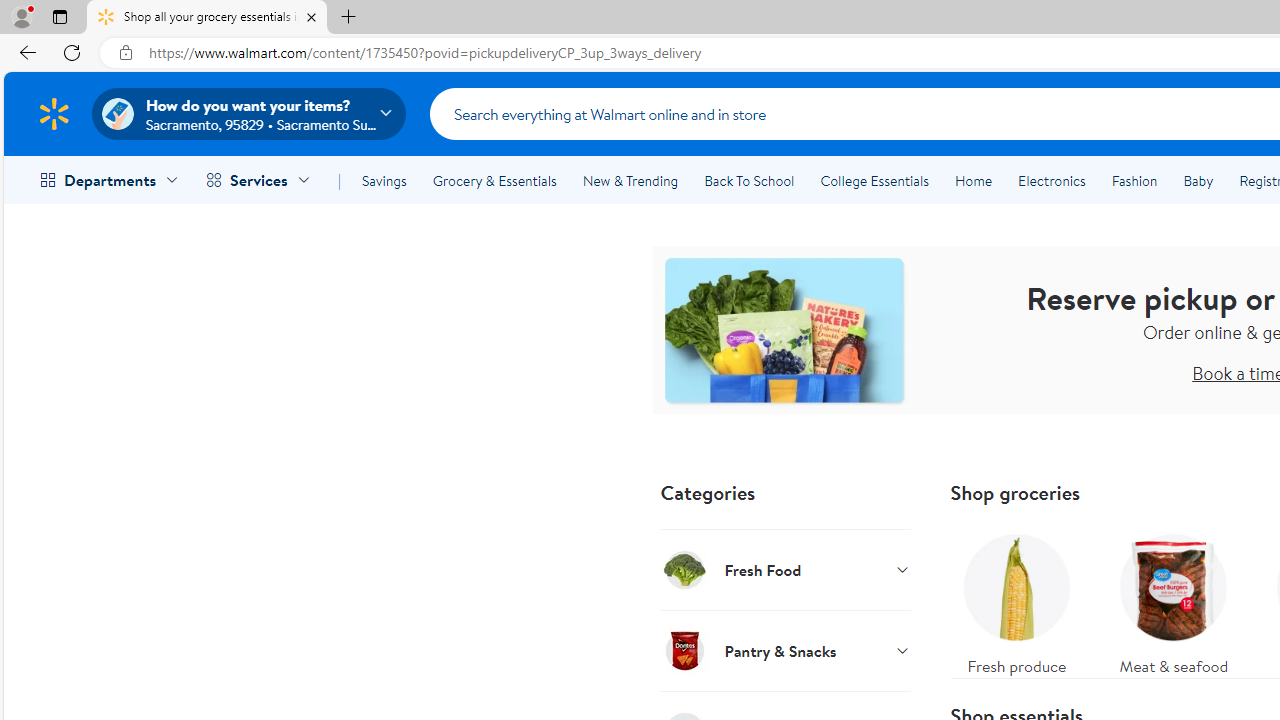  Describe the element at coordinates (1173, 598) in the screenshot. I see `'Meat & seafood'` at that location.